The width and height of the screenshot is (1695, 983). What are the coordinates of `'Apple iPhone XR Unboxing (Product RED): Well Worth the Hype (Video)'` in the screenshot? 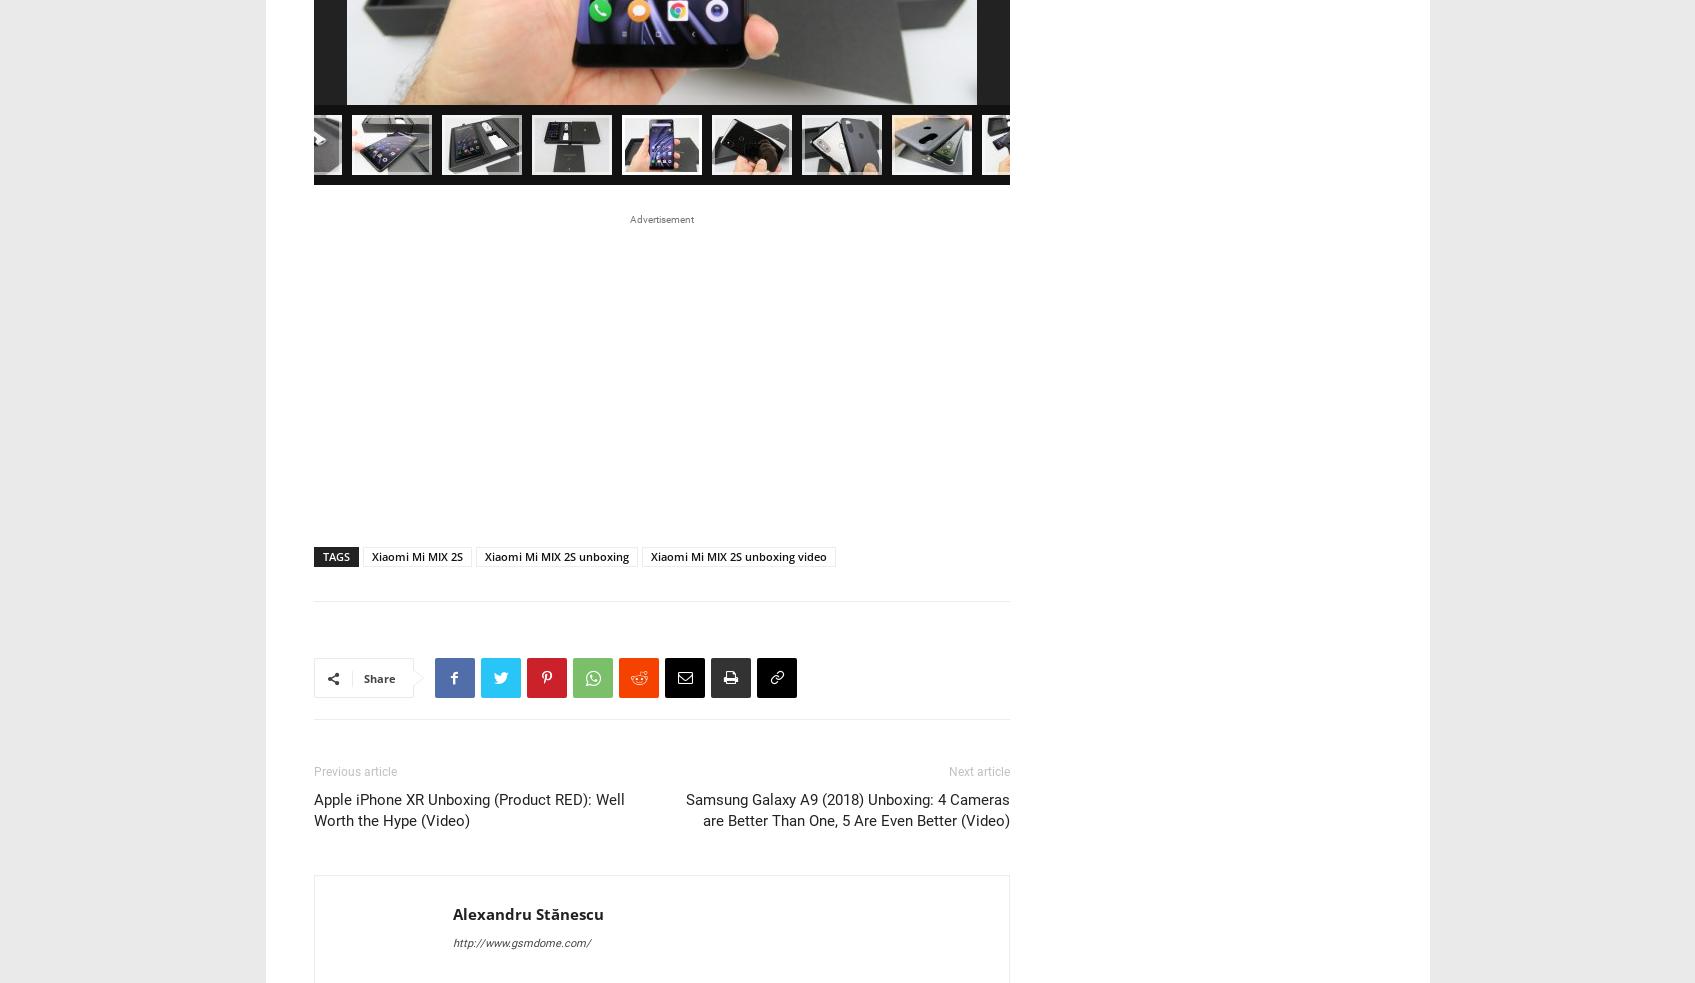 It's located at (467, 535).